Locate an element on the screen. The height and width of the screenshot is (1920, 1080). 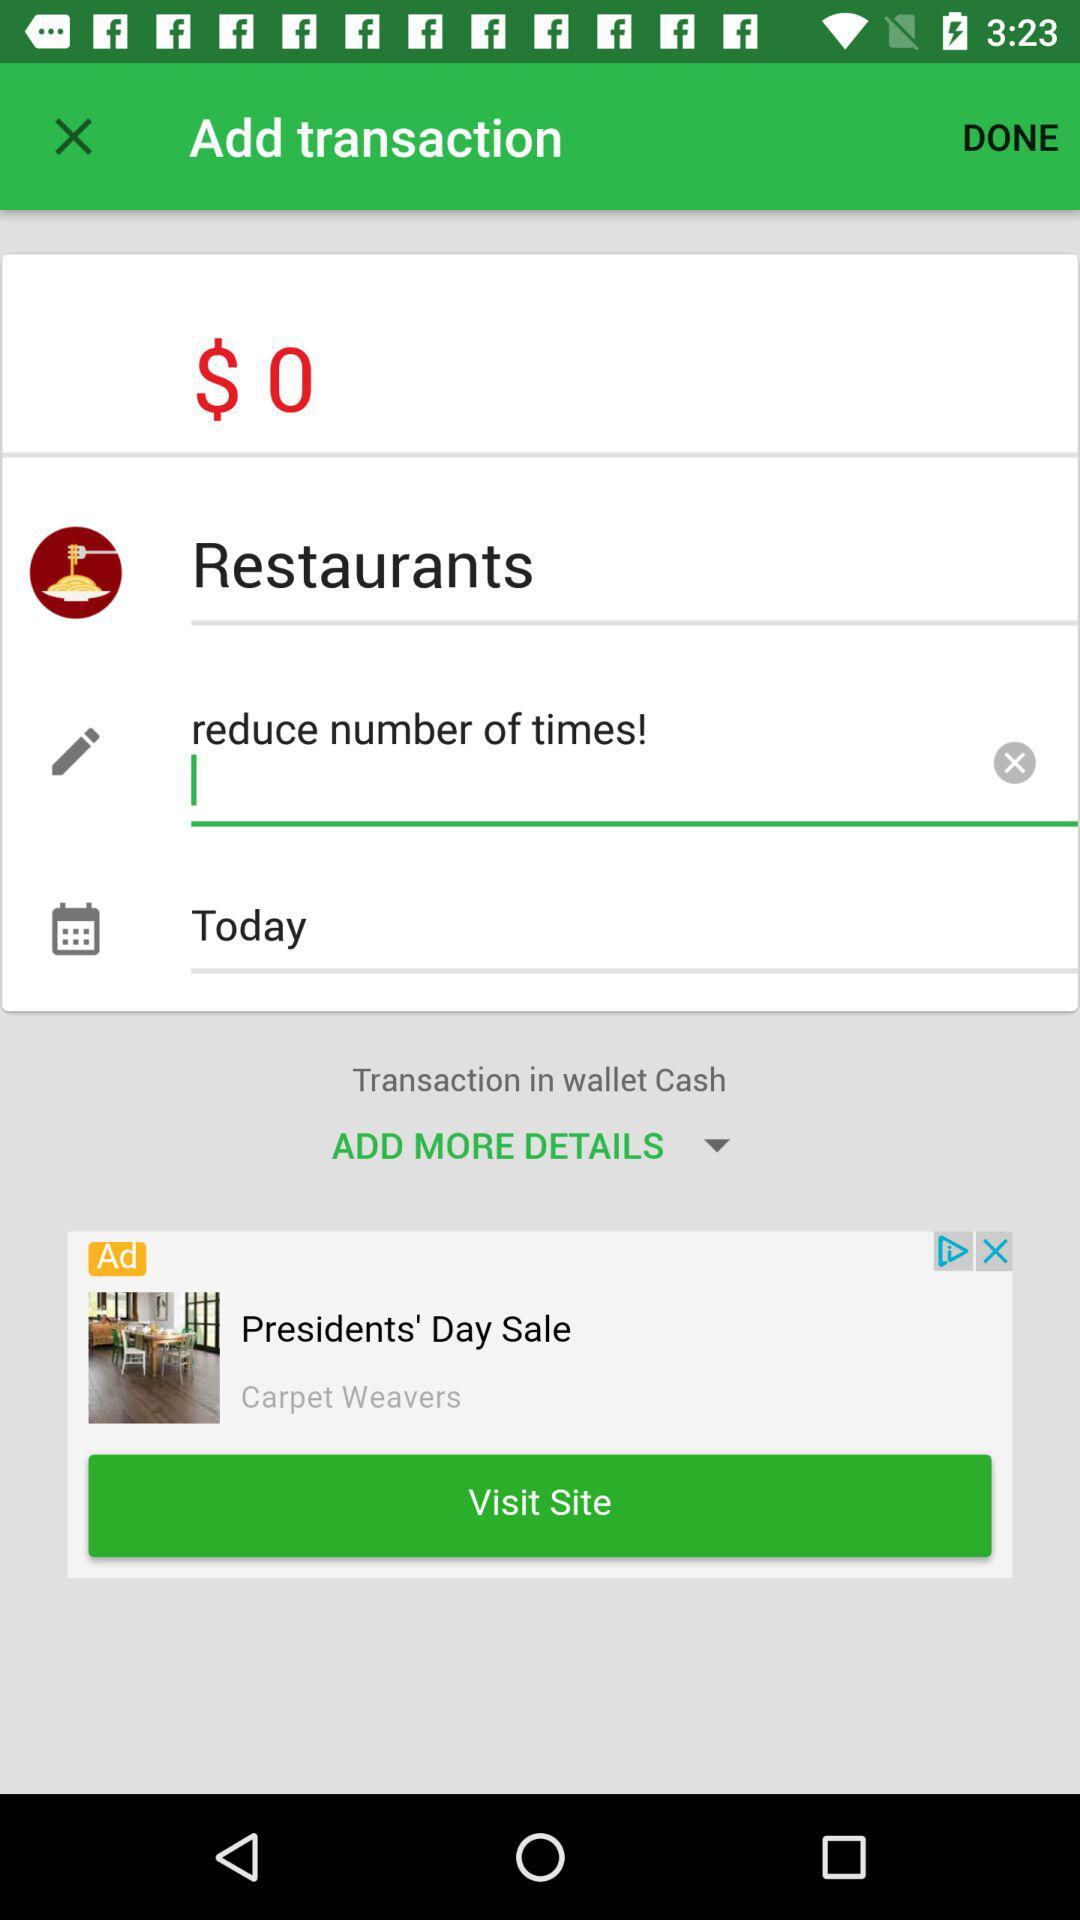
window is located at coordinates (72, 135).